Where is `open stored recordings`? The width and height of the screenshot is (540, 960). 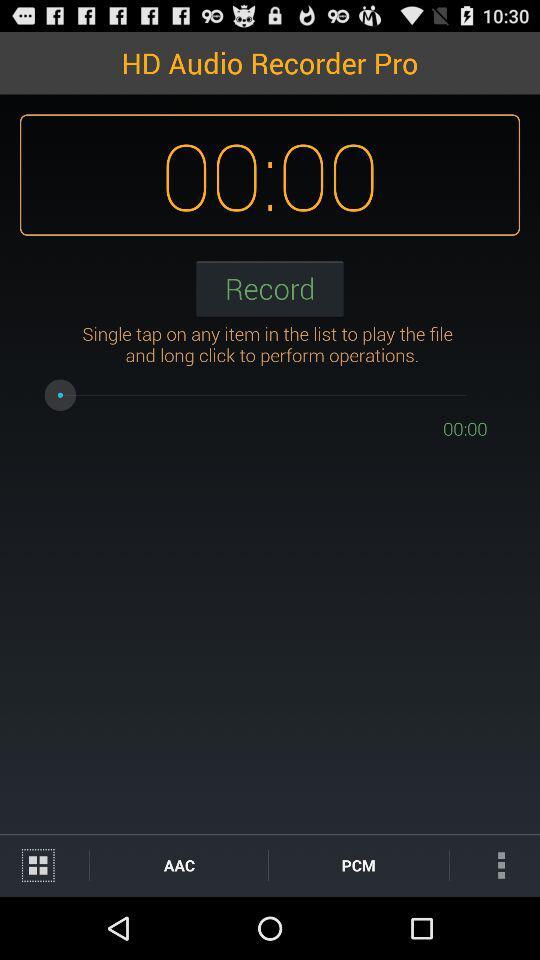
open stored recordings is located at coordinates (44, 864).